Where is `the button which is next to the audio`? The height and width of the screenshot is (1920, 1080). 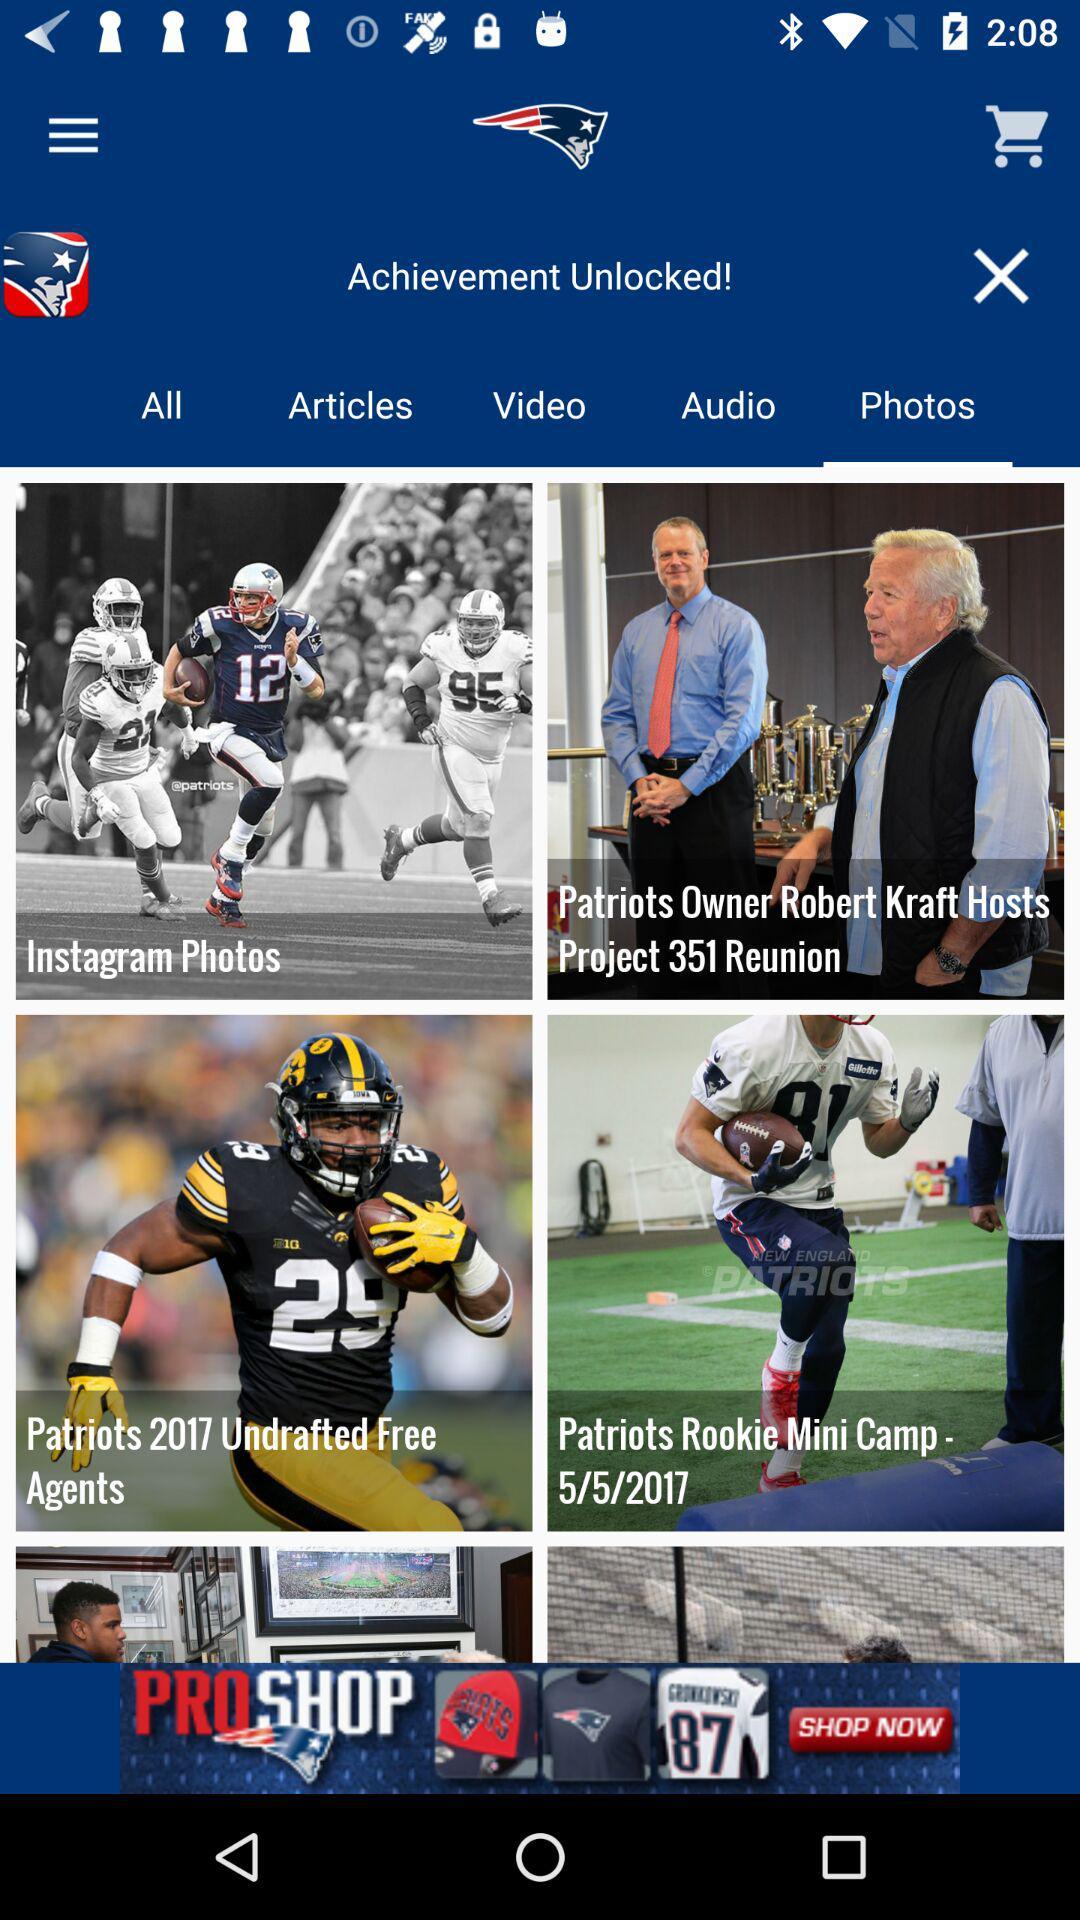
the button which is next to the audio is located at coordinates (918, 402).